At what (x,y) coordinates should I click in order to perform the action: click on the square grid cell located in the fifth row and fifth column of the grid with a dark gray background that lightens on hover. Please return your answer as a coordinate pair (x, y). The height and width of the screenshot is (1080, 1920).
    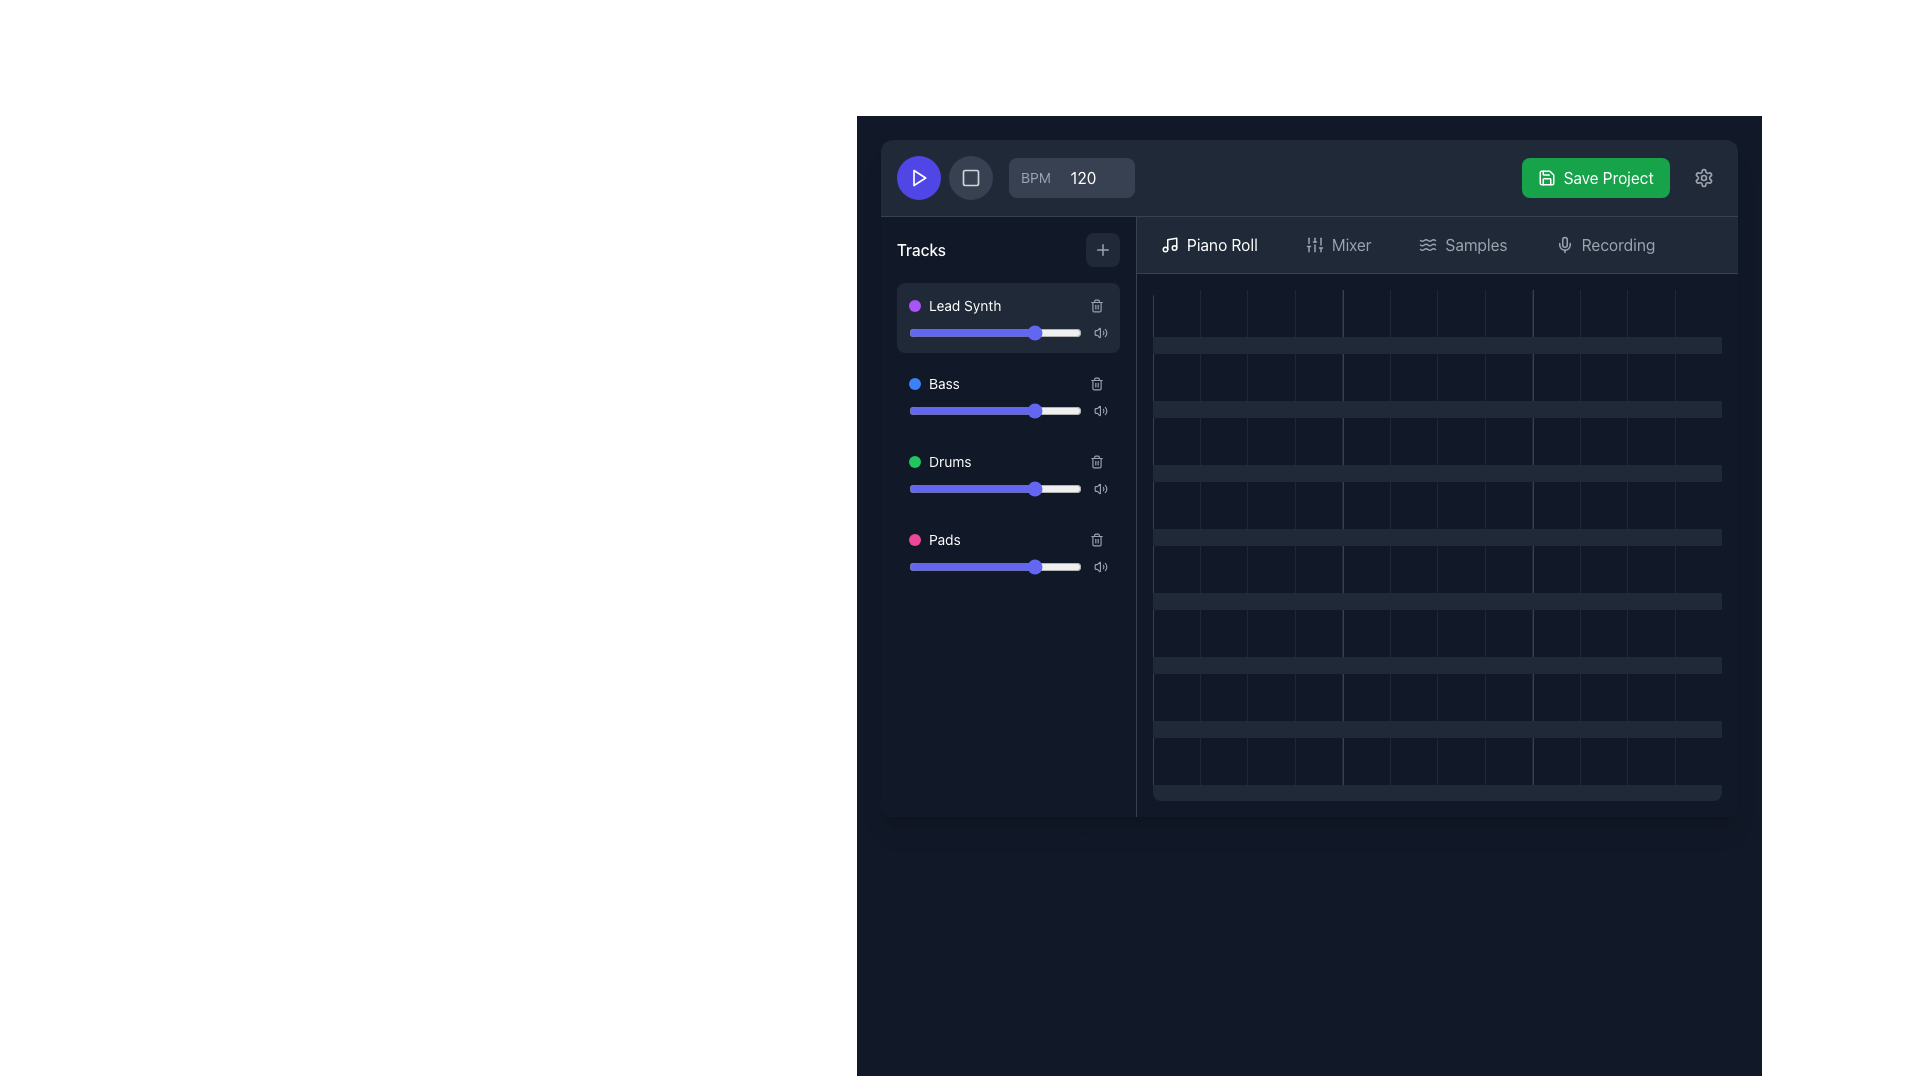
    Looking at the image, I should click on (1412, 504).